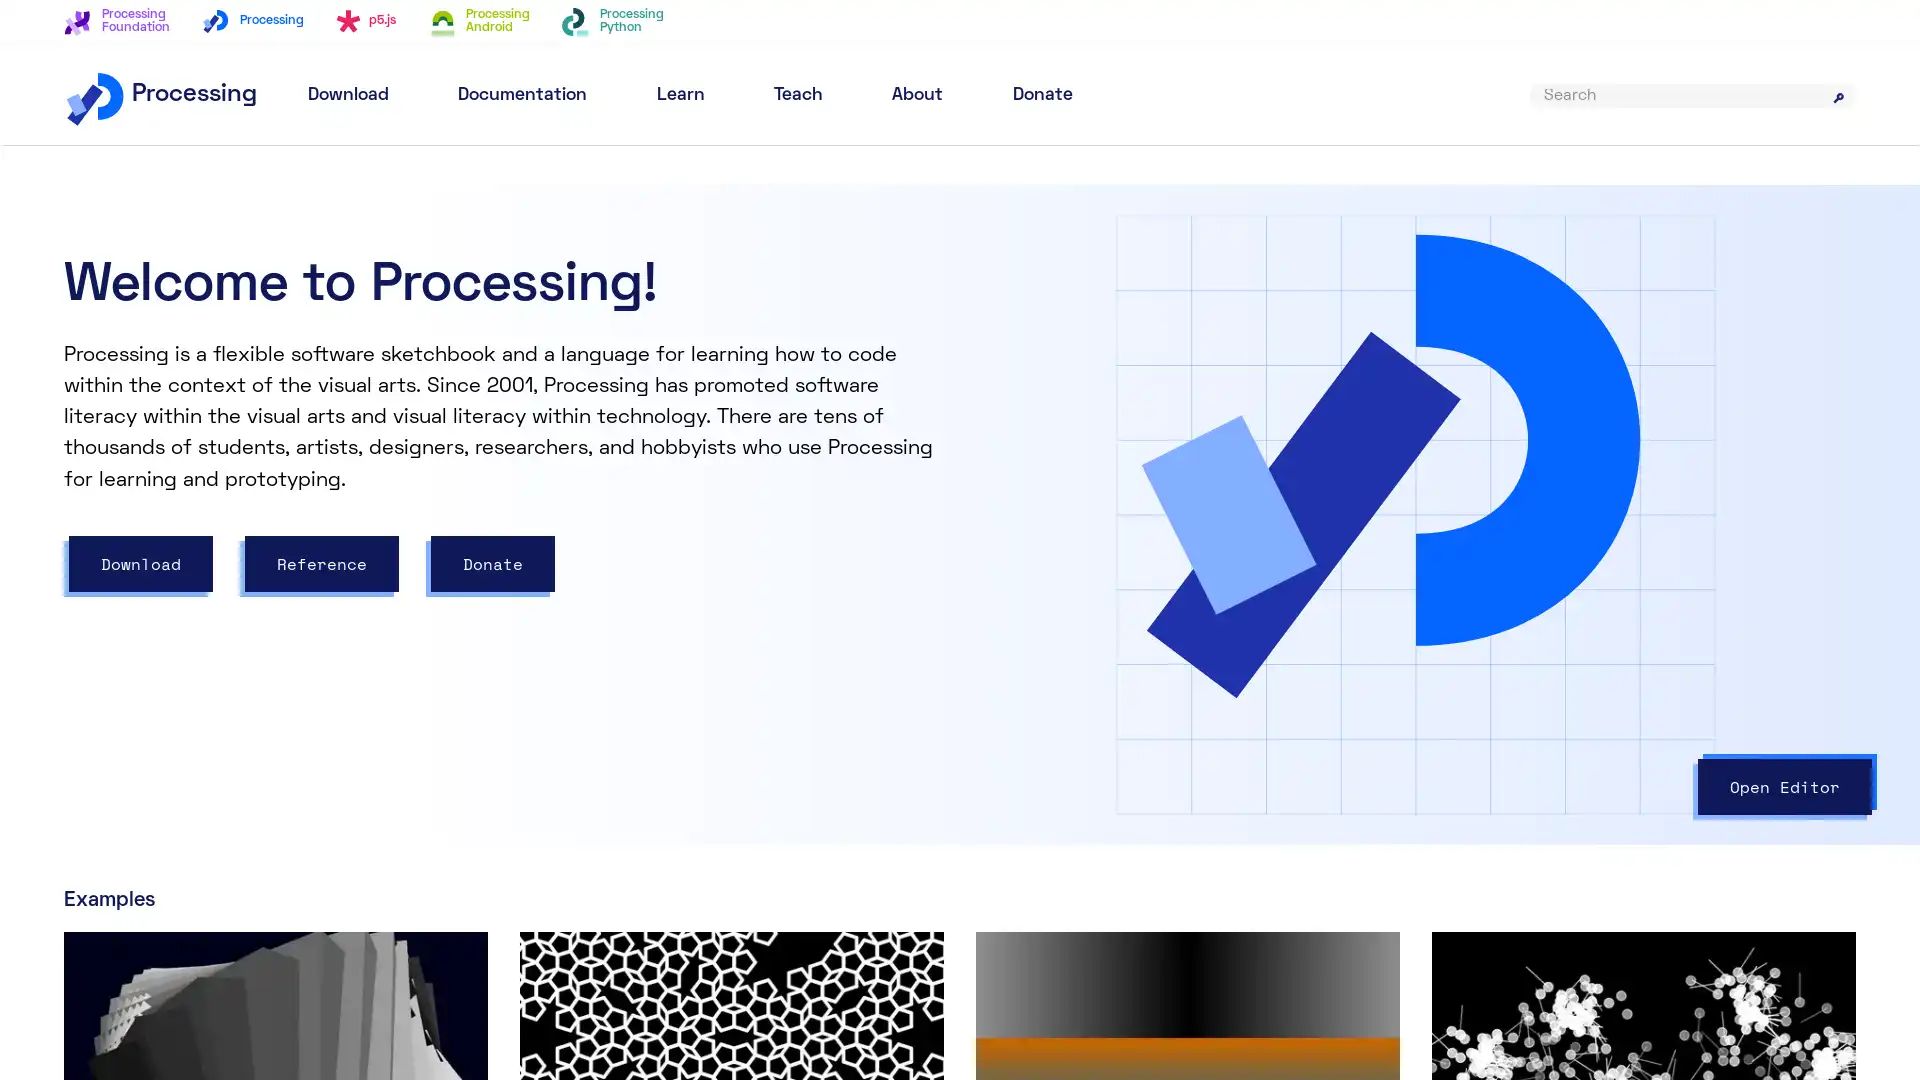 This screenshot has width=1920, height=1080. What do you see at coordinates (1189, 248) in the screenshot?
I see `true` at bounding box center [1189, 248].